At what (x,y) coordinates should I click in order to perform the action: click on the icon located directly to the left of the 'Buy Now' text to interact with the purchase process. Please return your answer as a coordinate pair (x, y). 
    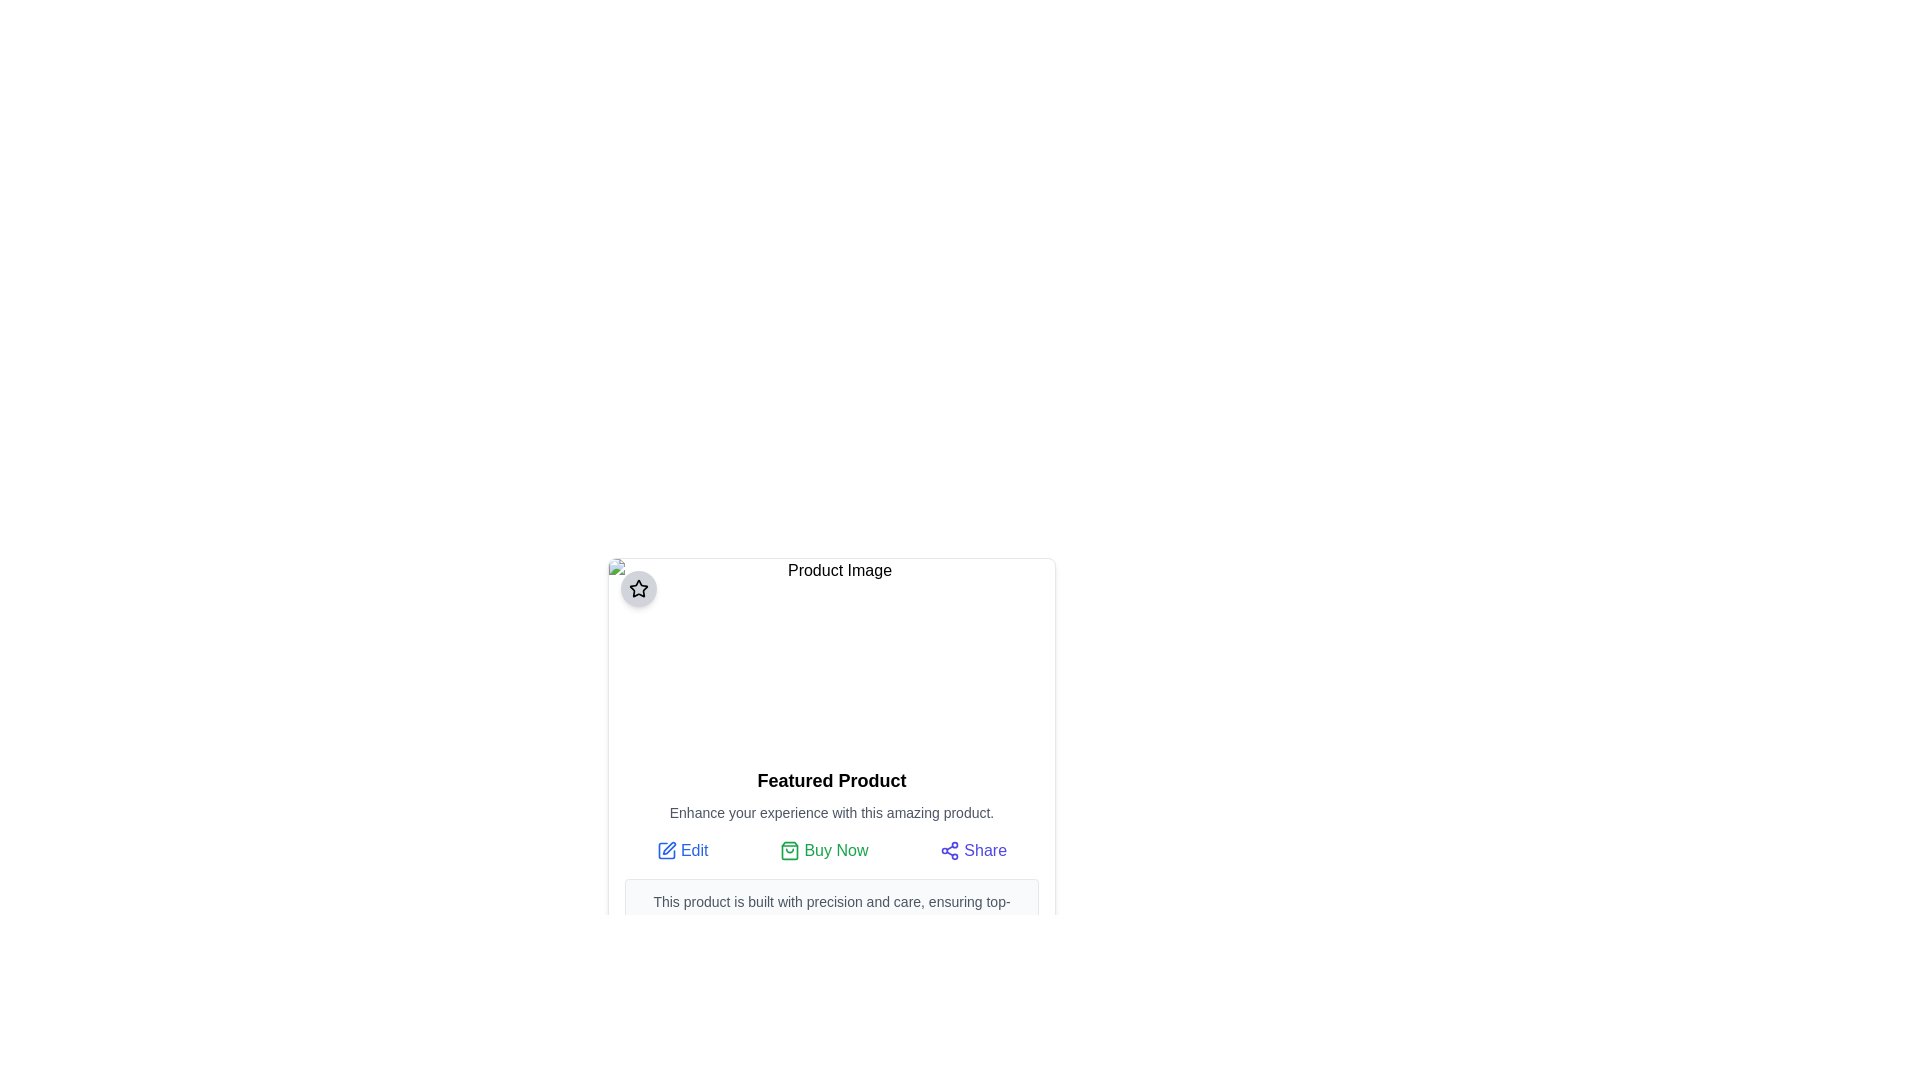
    Looking at the image, I should click on (789, 851).